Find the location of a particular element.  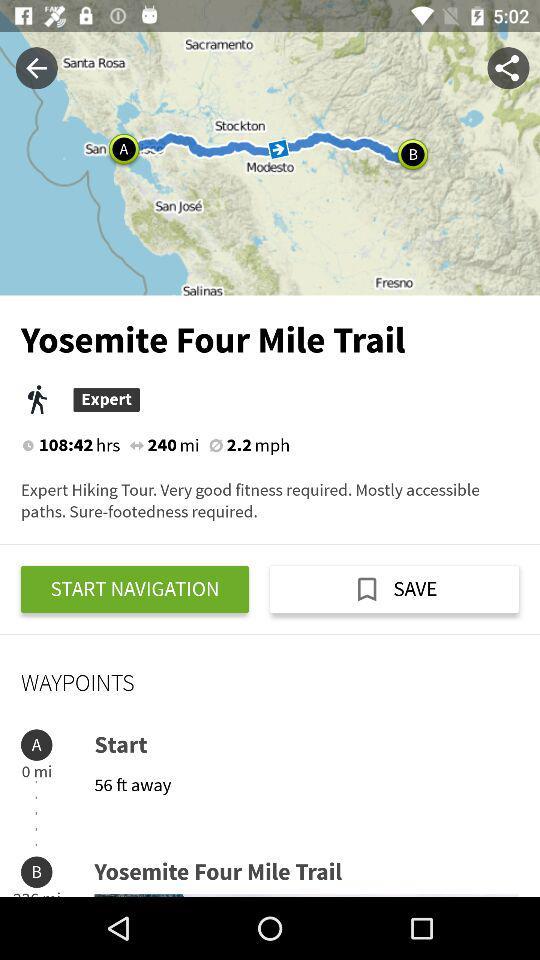

the text b at bottom page left corner is located at coordinates (36, 871).